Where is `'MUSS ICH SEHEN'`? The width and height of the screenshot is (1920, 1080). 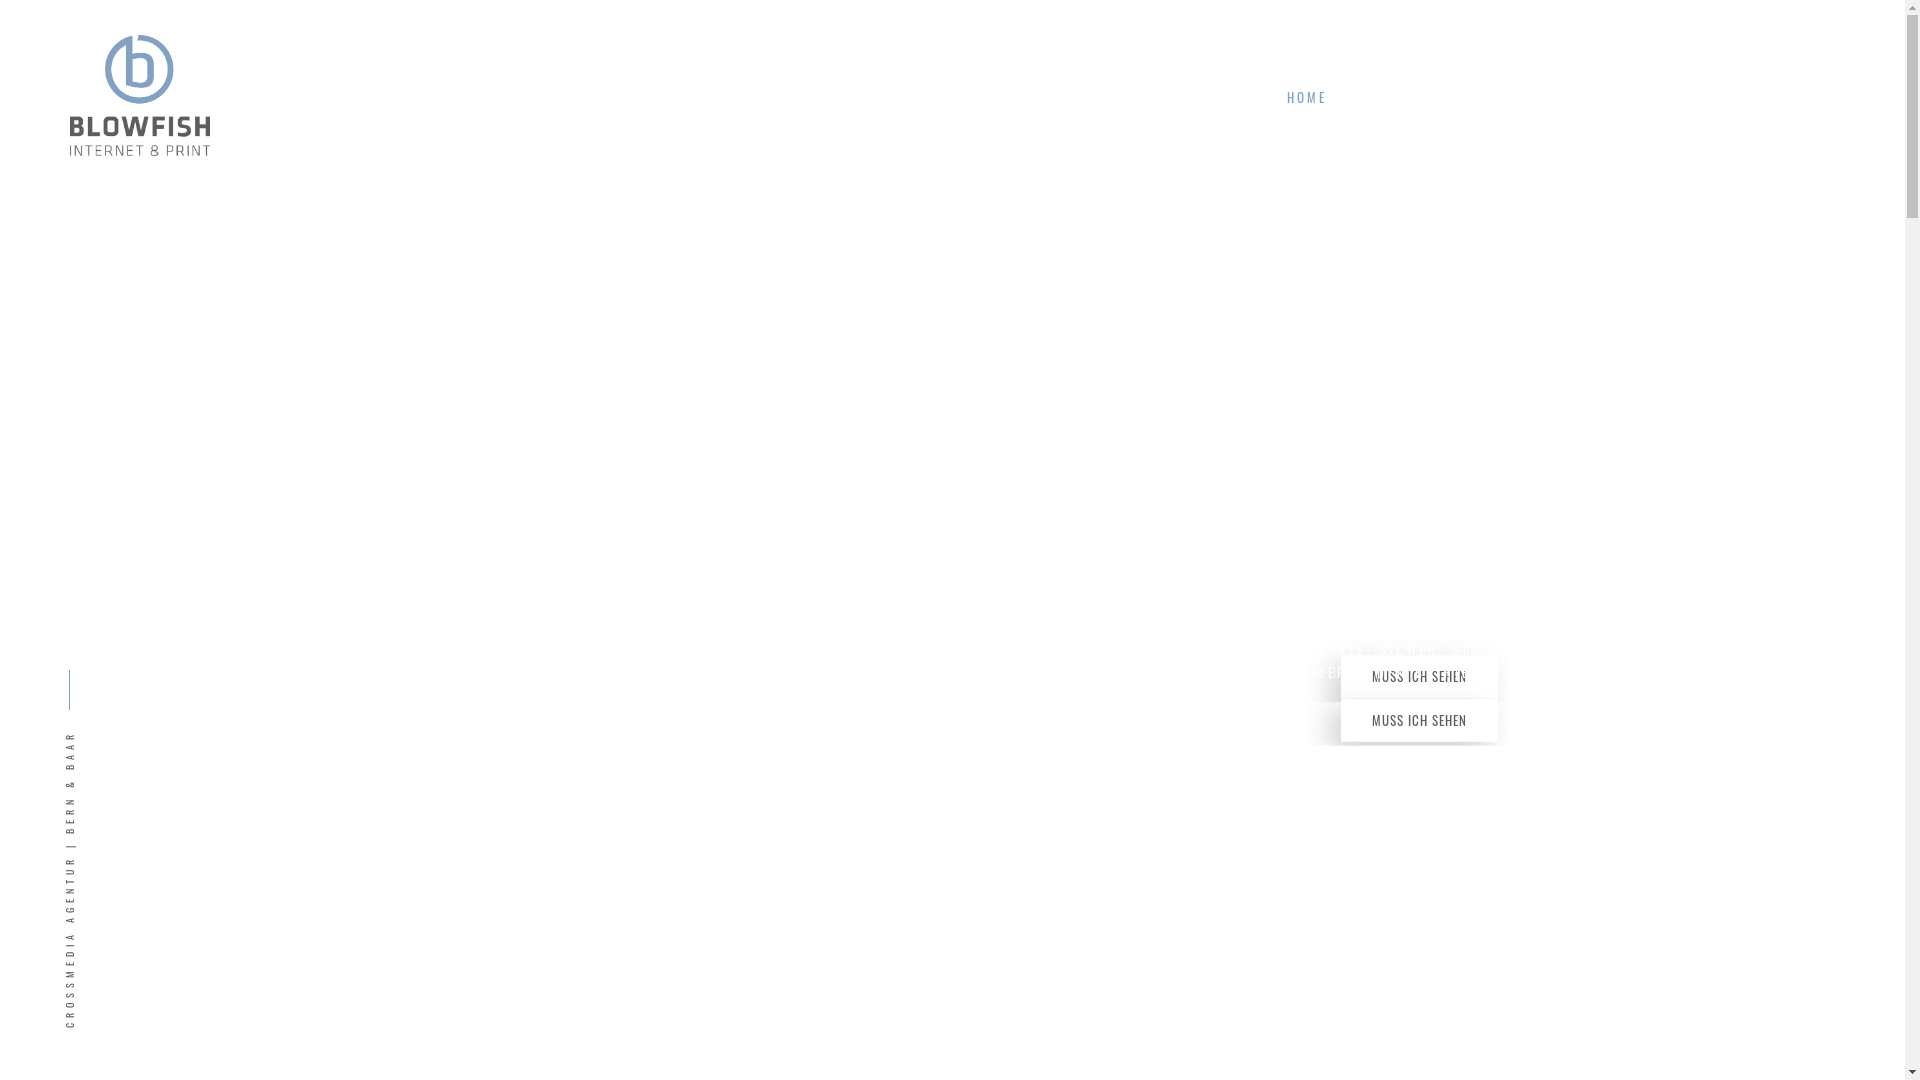 'MUSS ICH SEHEN' is located at coordinates (1417, 720).